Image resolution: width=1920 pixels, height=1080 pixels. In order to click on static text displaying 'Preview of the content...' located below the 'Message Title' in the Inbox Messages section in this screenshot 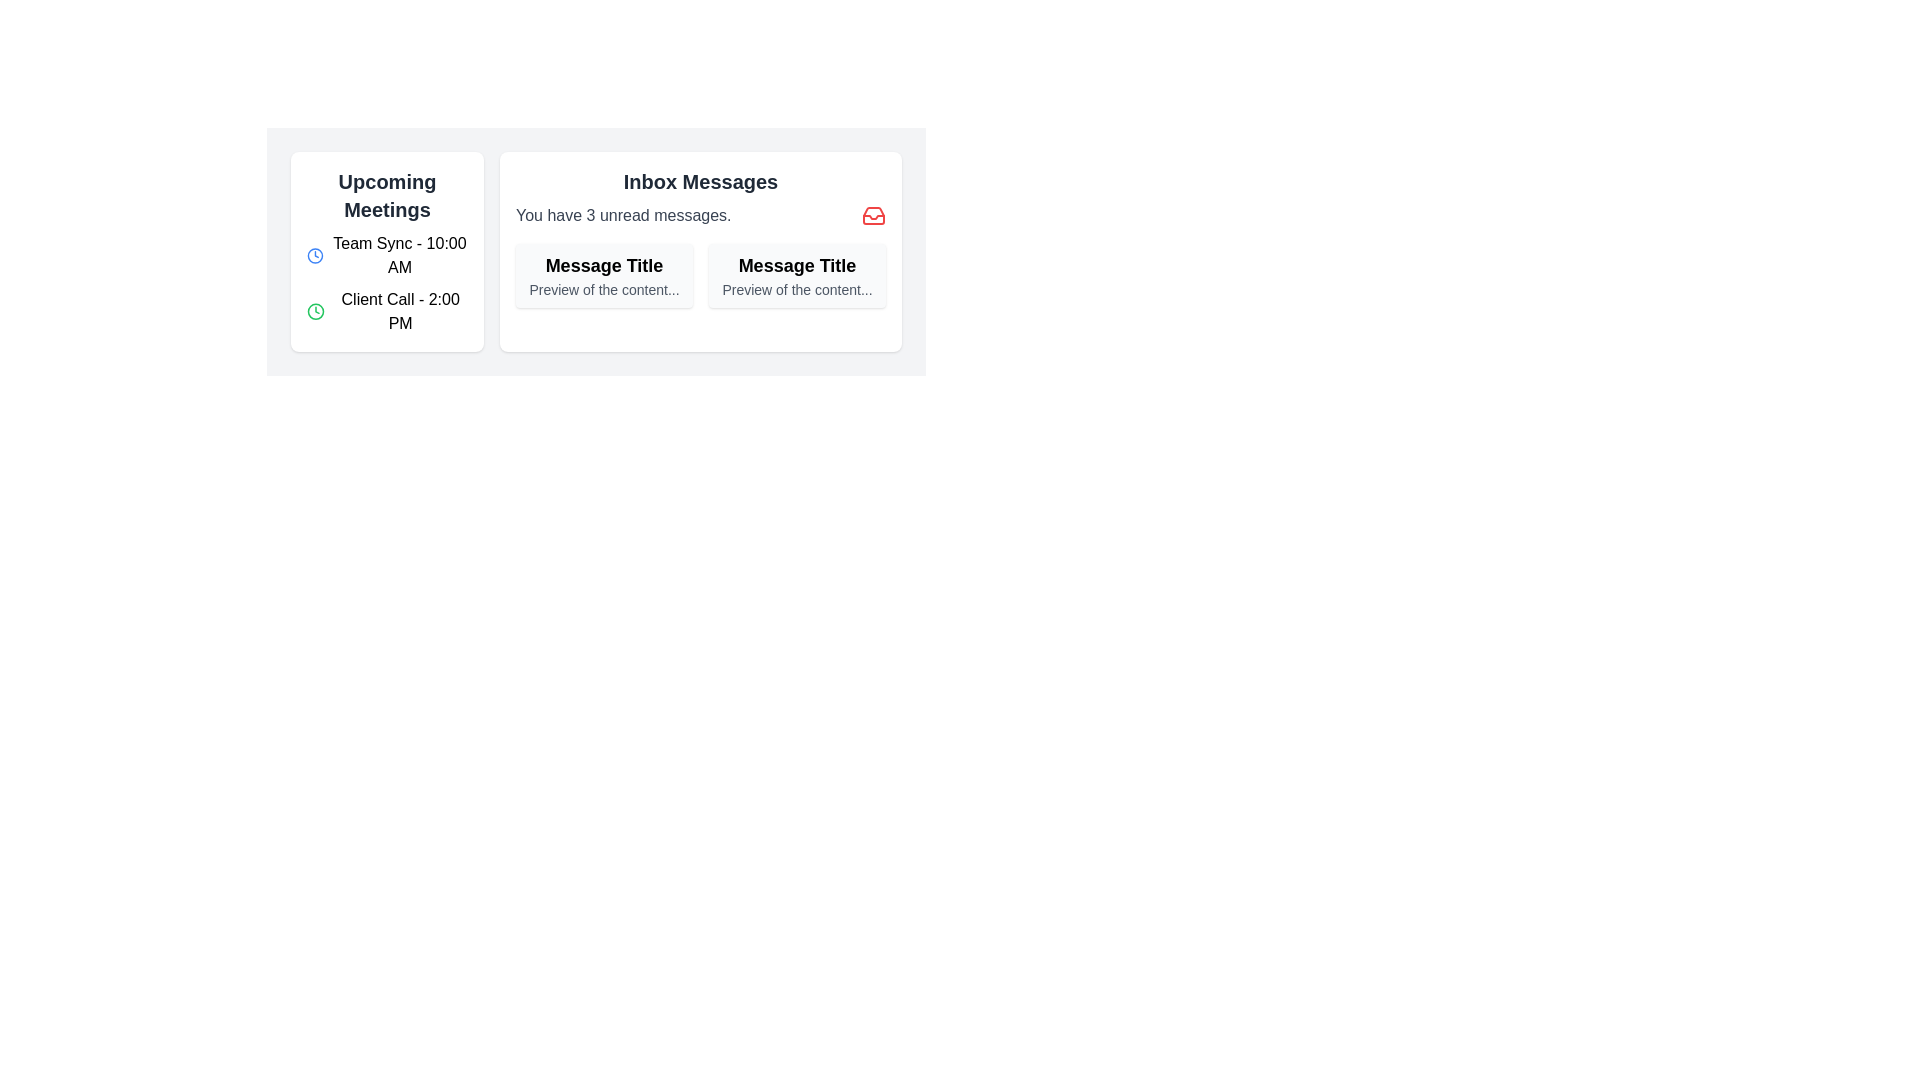, I will do `click(603, 289)`.